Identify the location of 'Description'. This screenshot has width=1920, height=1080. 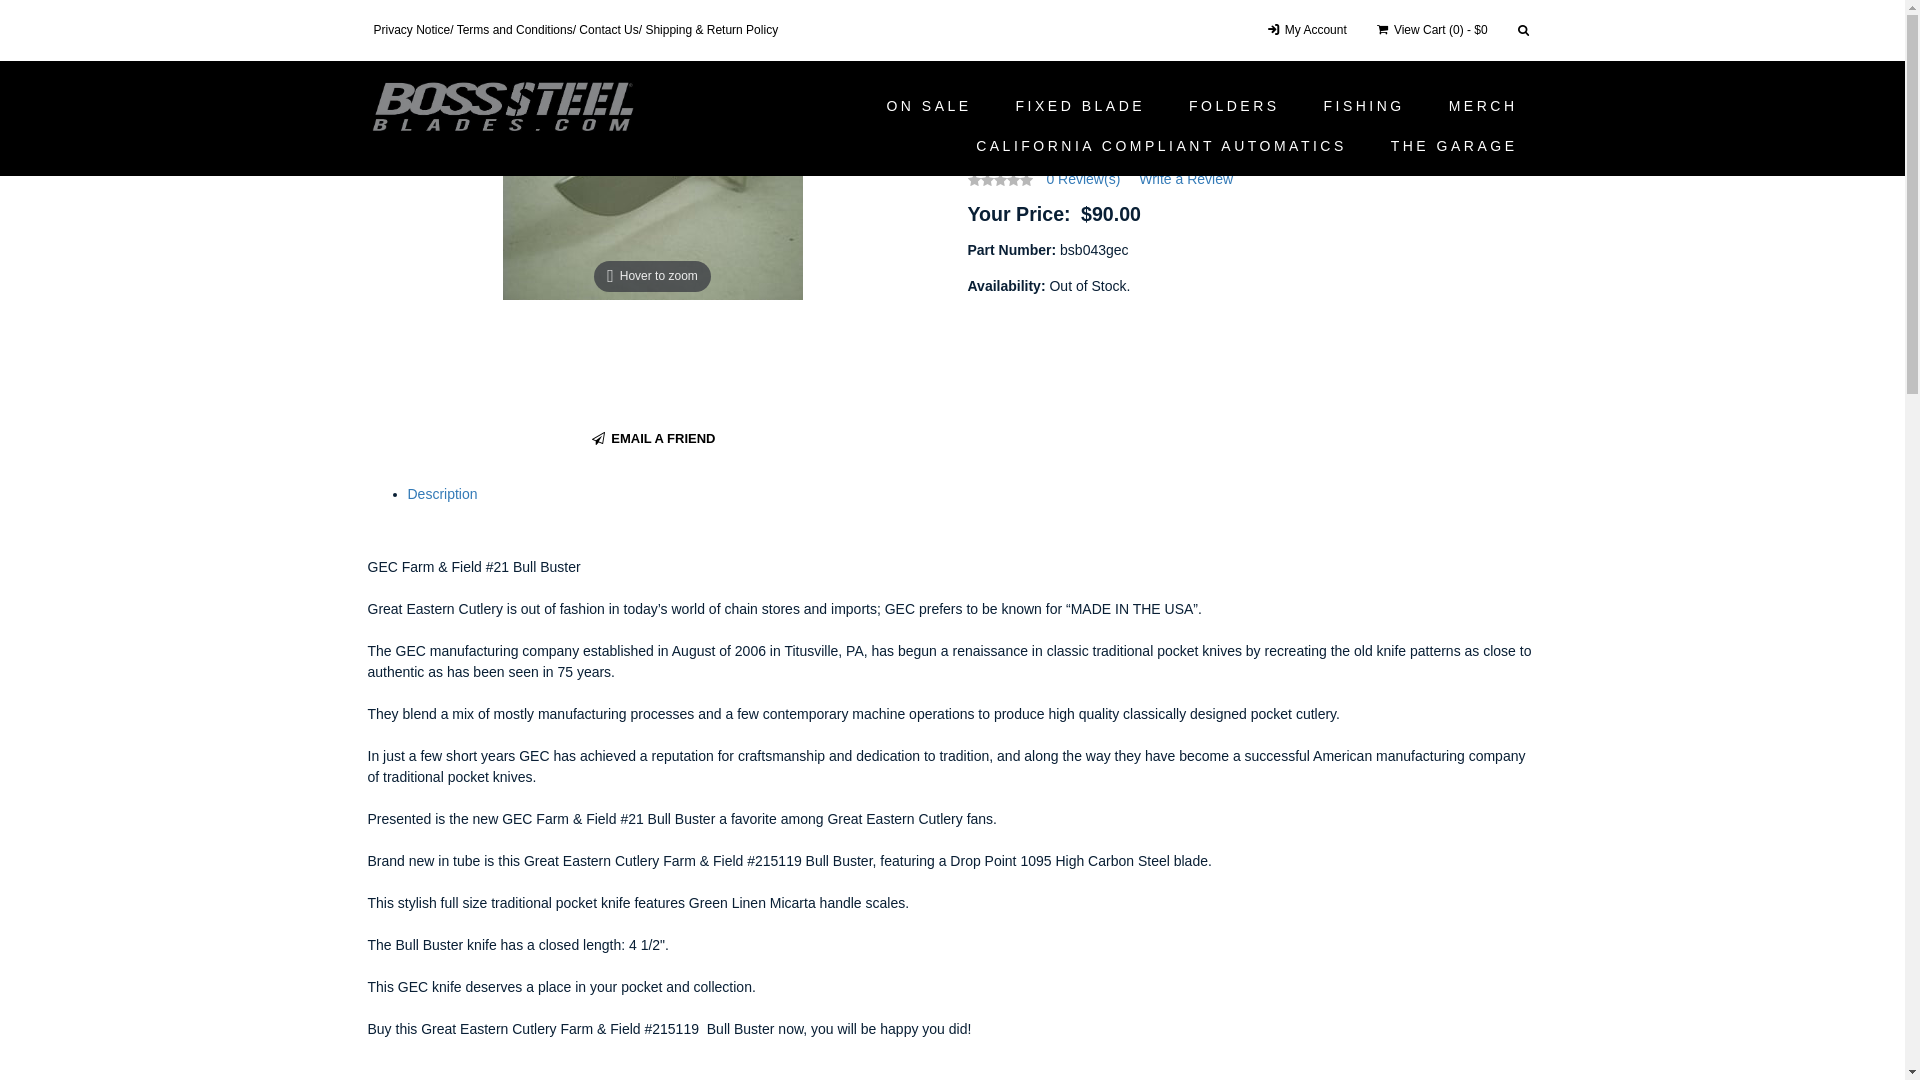
(407, 493).